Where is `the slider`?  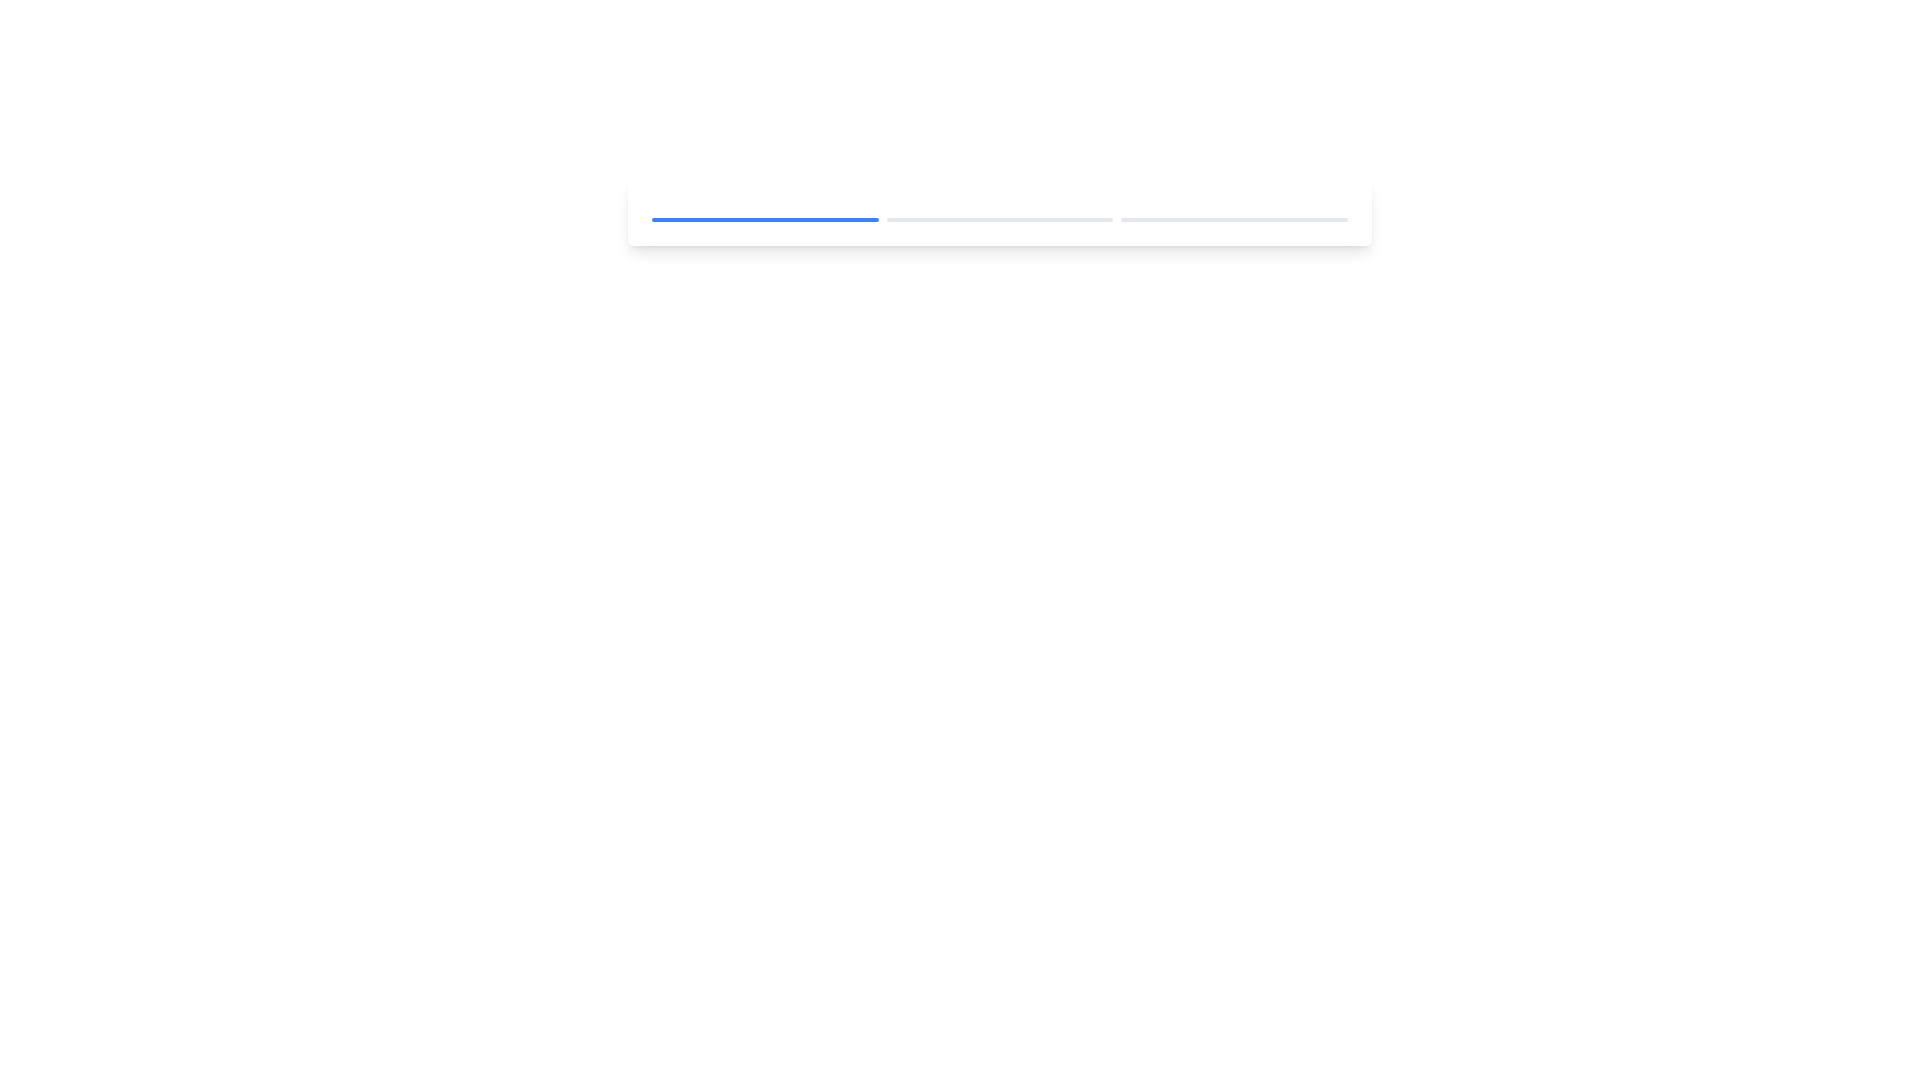
the slider is located at coordinates (977, 219).